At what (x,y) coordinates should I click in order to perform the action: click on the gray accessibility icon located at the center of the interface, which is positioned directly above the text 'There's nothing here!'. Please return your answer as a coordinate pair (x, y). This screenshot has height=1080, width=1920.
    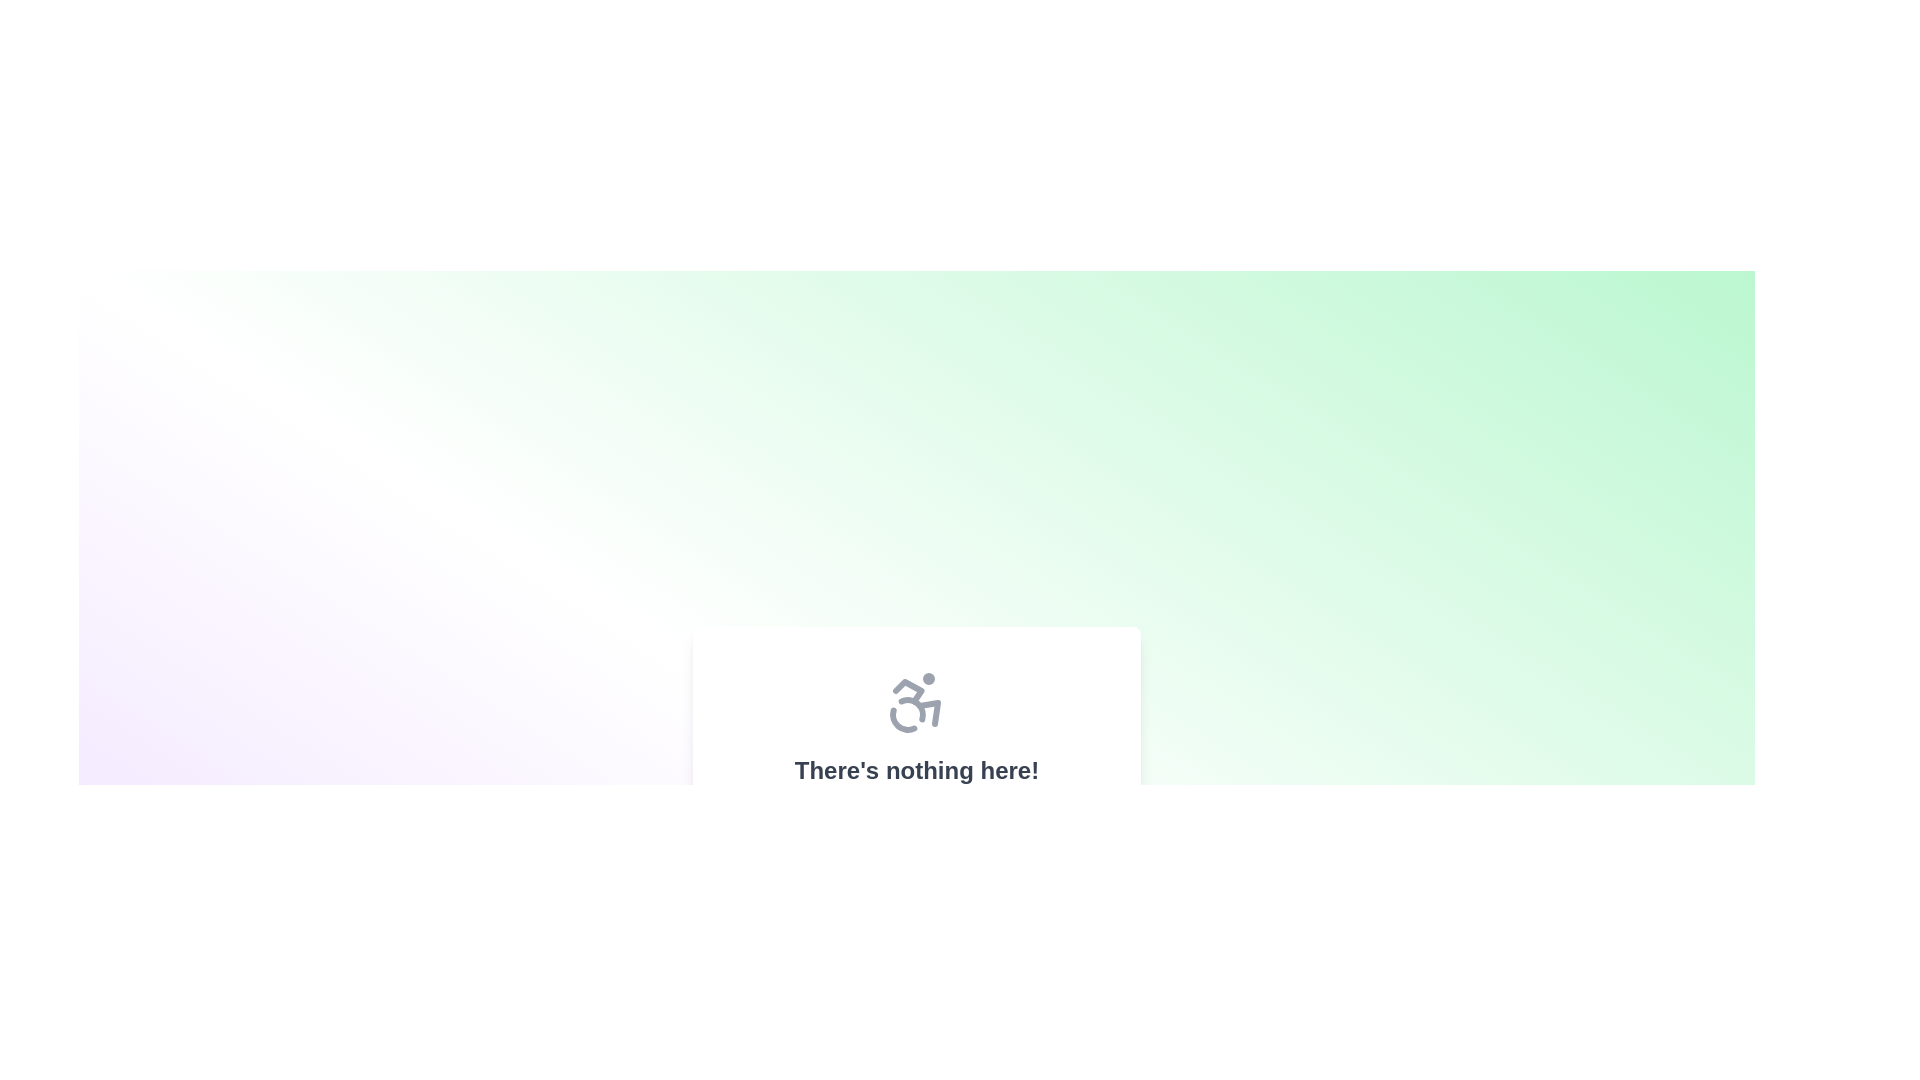
    Looking at the image, I should click on (915, 701).